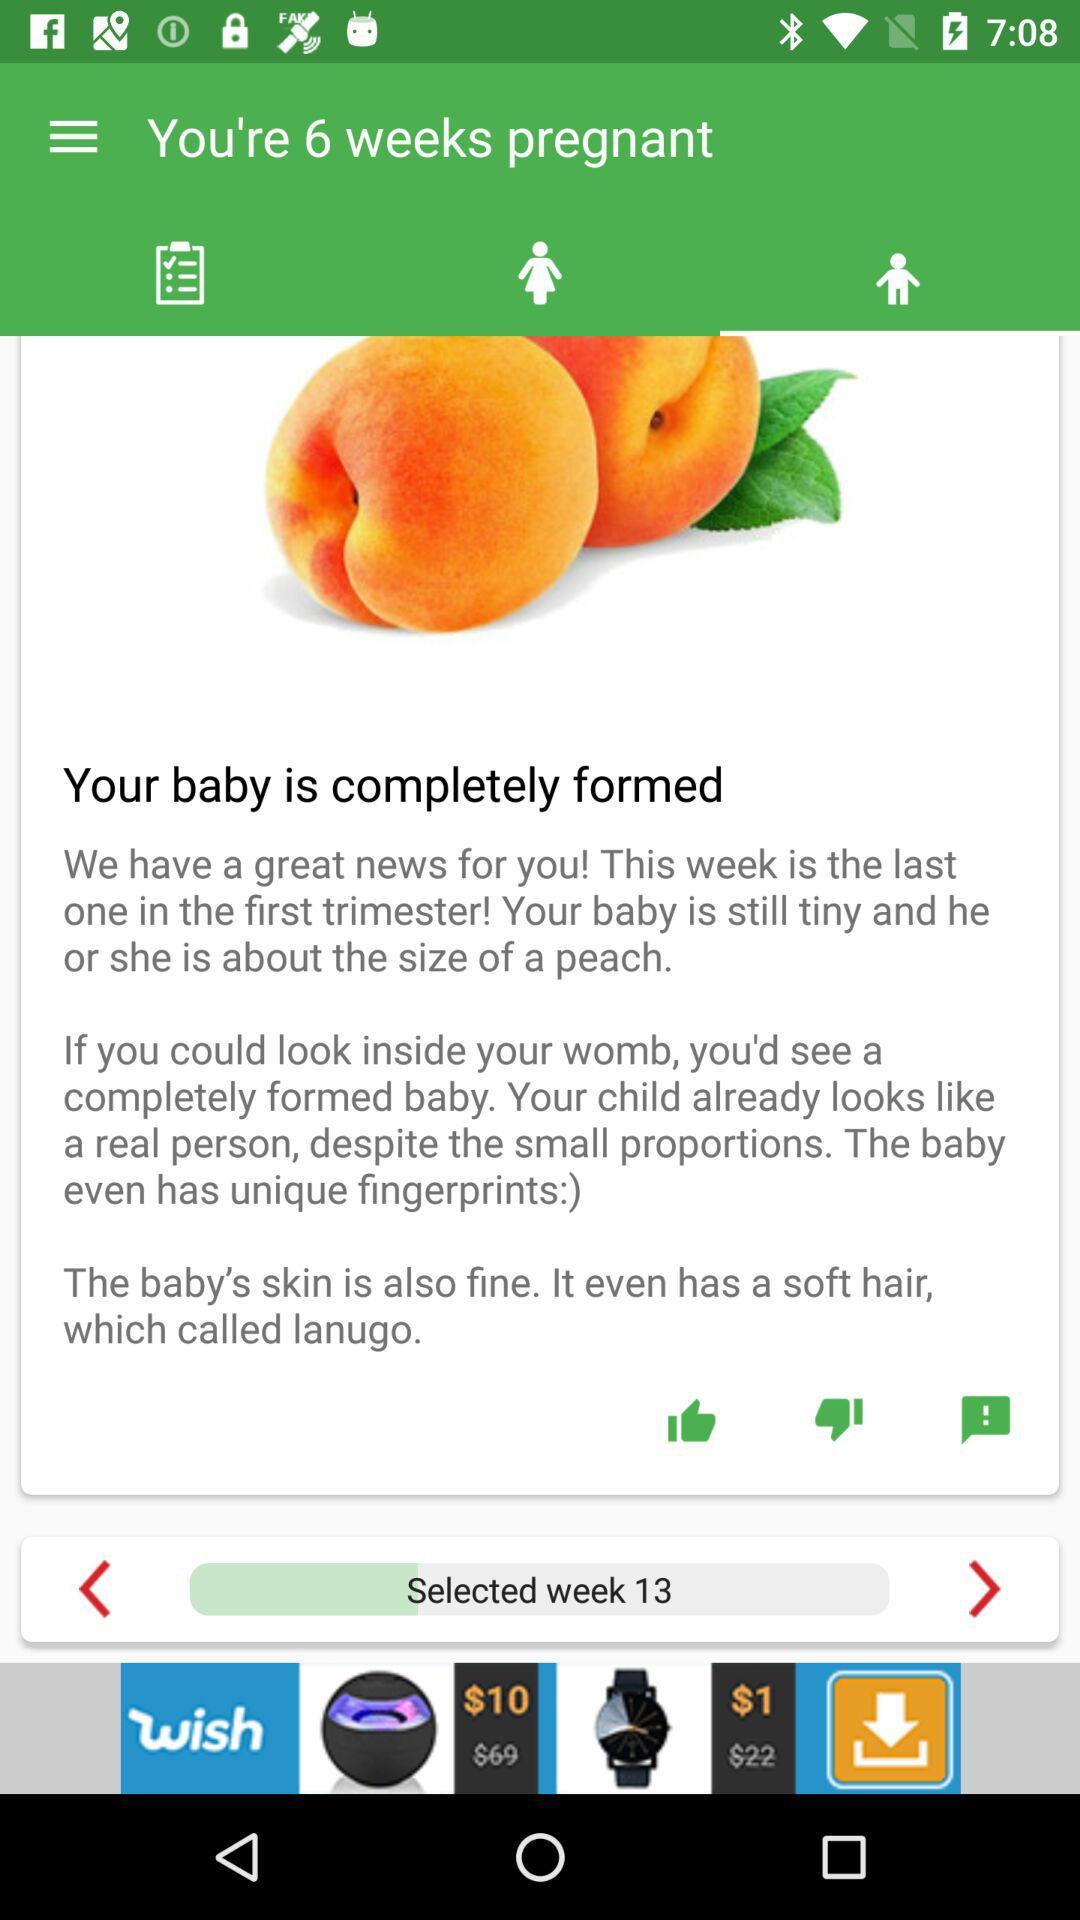  What do you see at coordinates (984, 1418) in the screenshot?
I see `comment` at bounding box center [984, 1418].